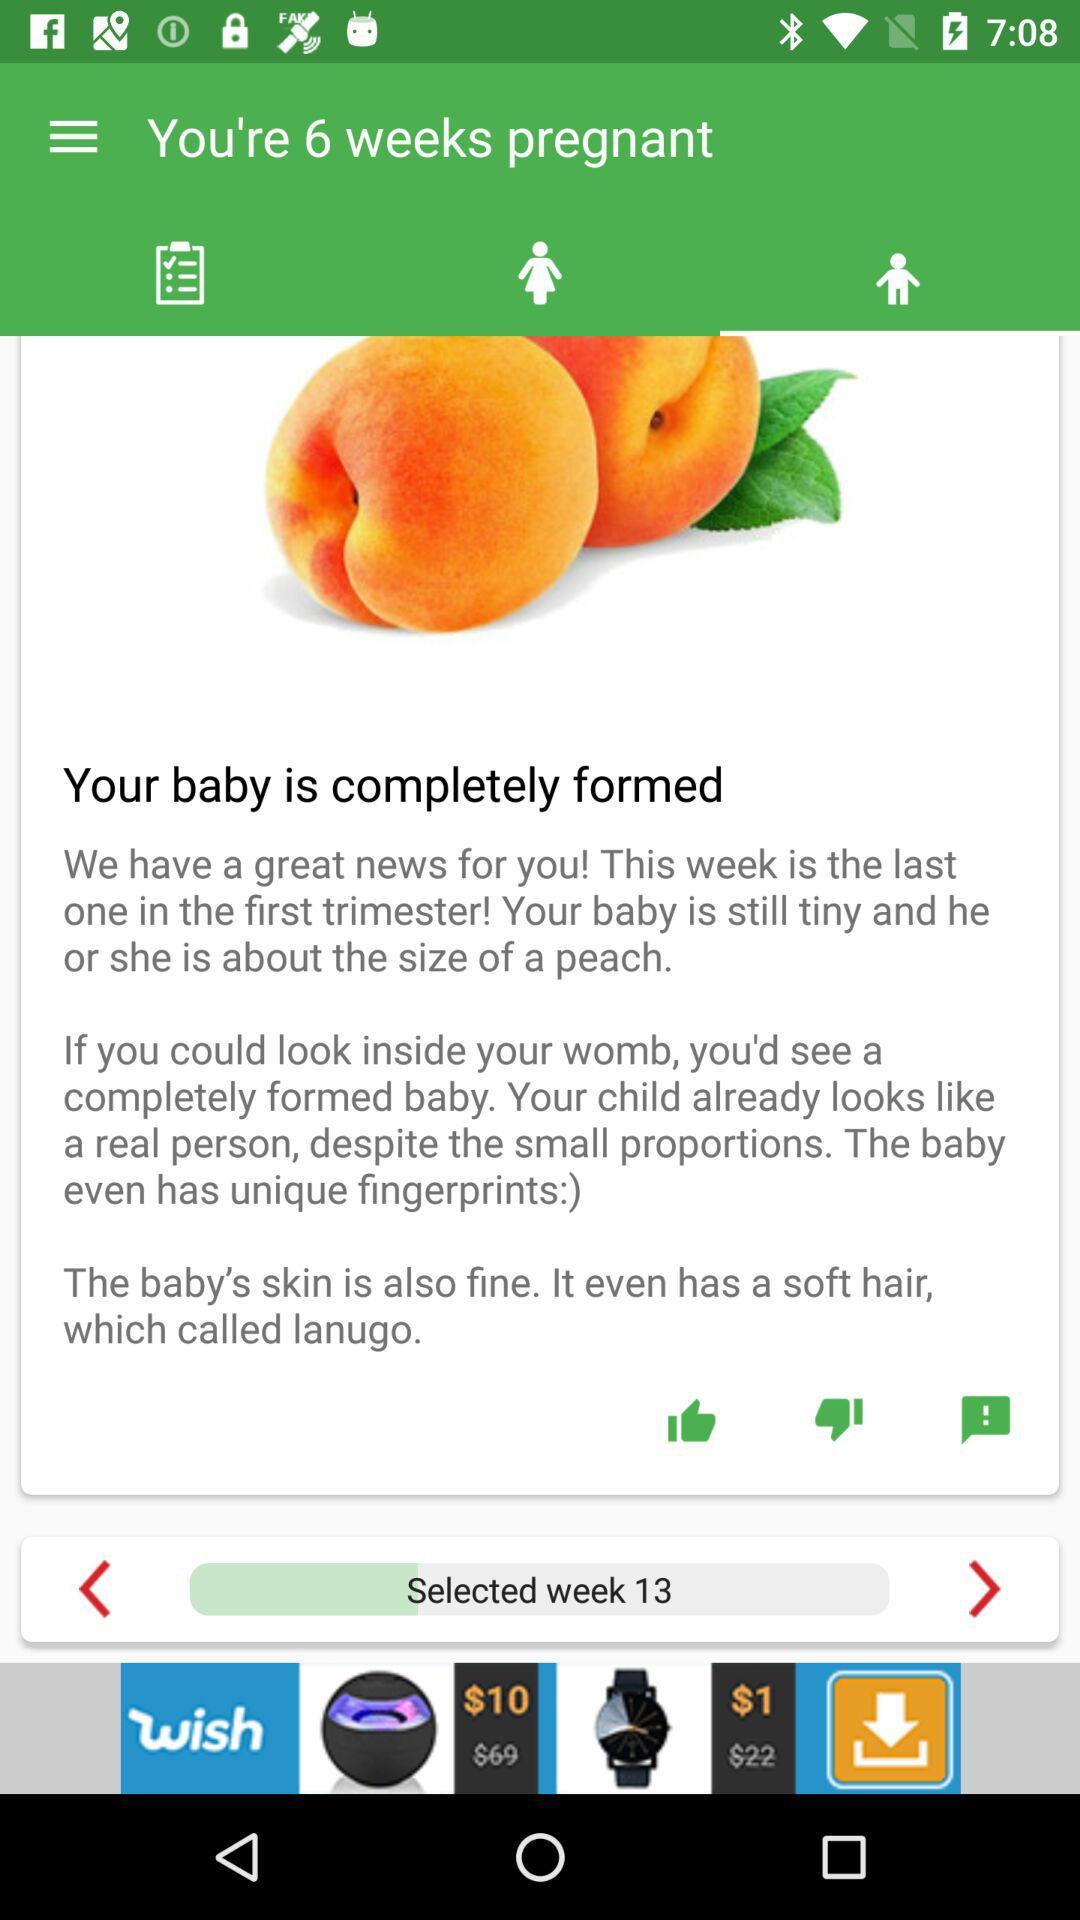  What do you see at coordinates (984, 1418) in the screenshot?
I see `comment` at bounding box center [984, 1418].